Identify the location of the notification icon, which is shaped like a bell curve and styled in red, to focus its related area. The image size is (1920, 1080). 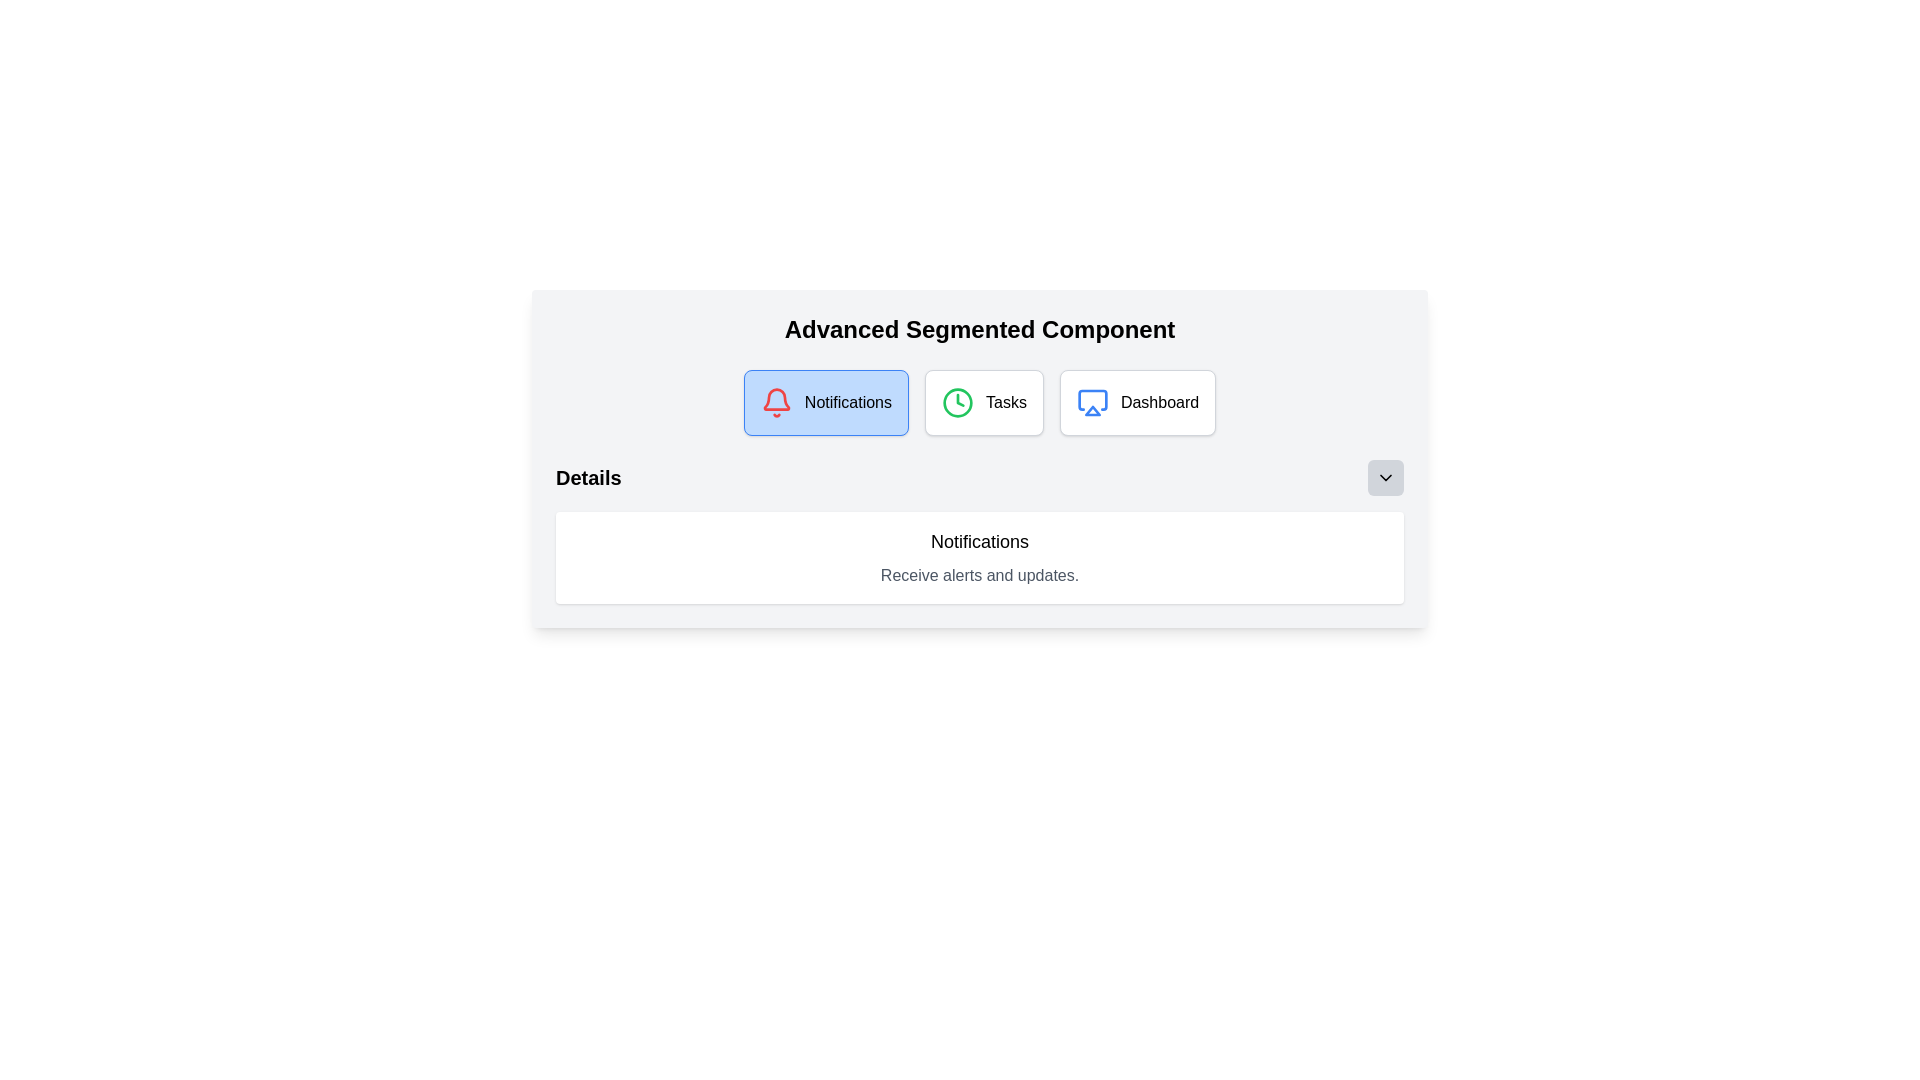
(775, 399).